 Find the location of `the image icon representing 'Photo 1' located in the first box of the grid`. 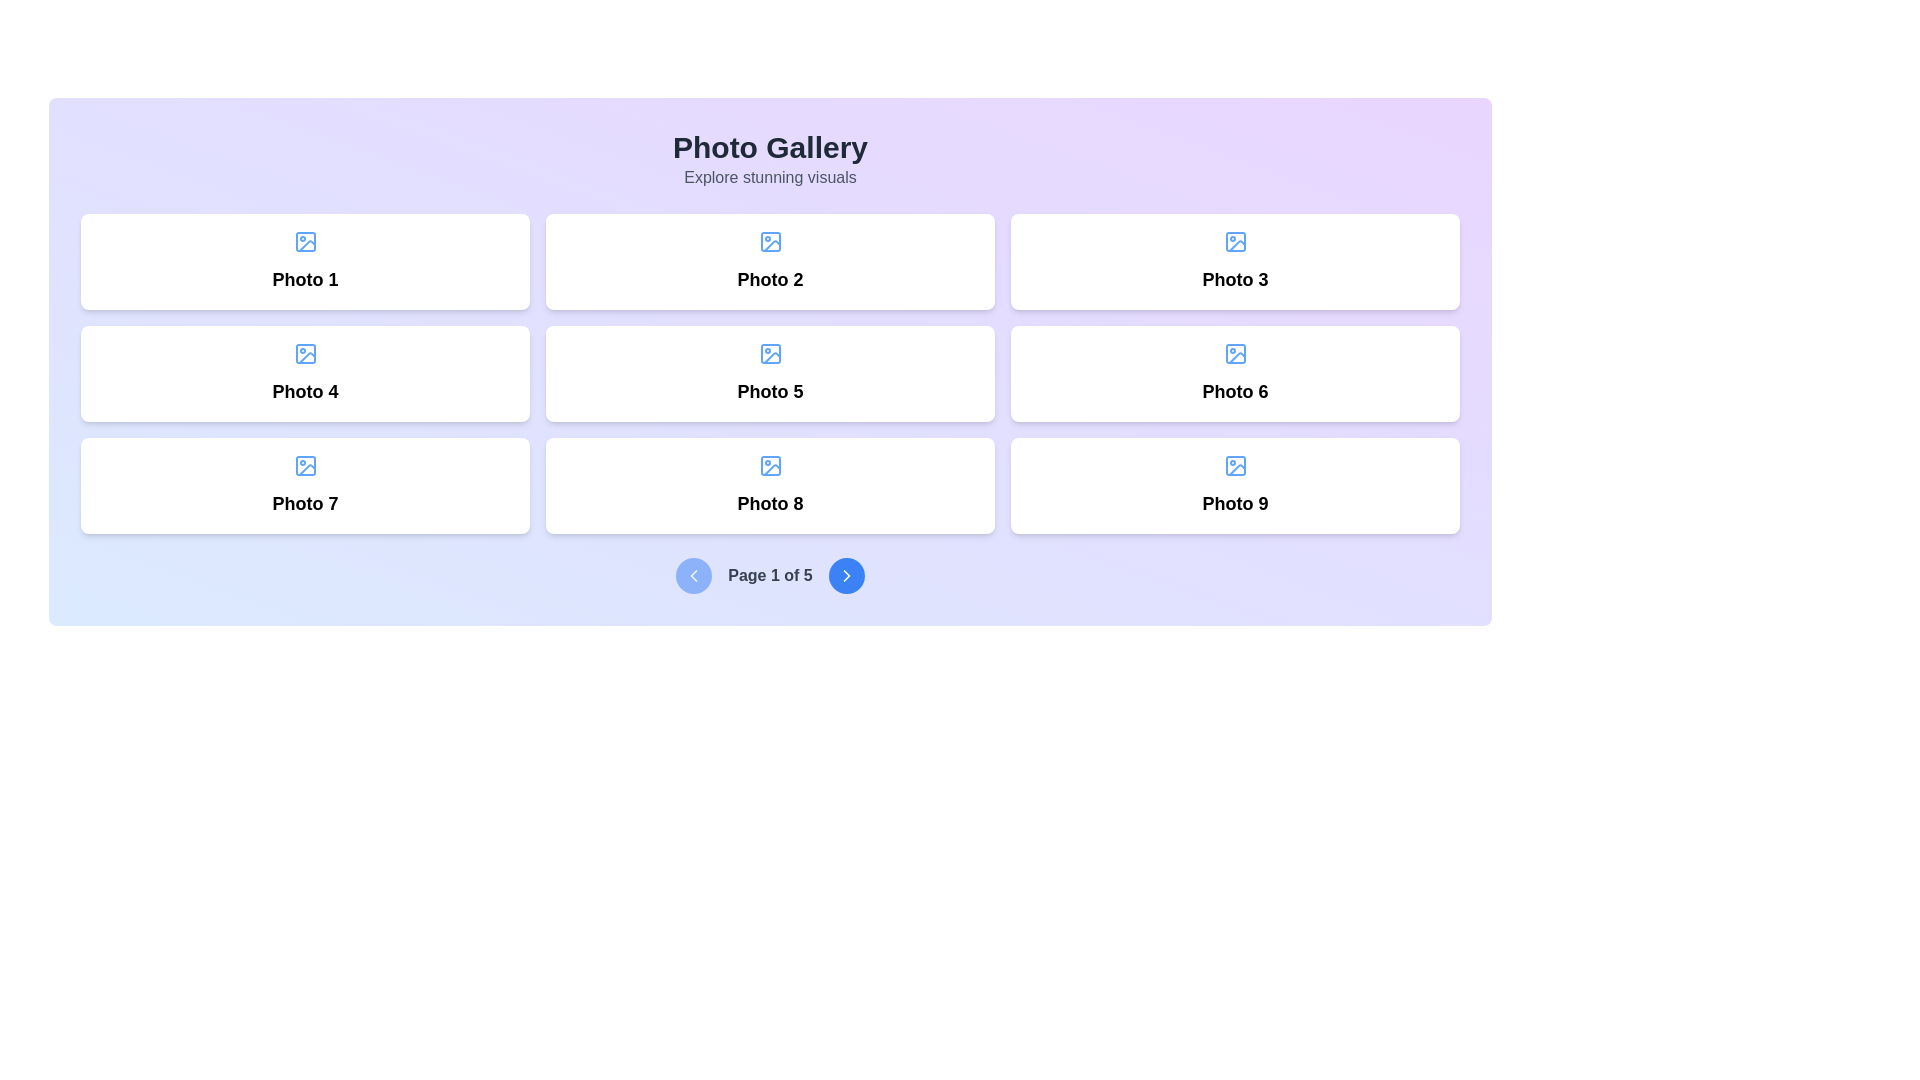

the image icon representing 'Photo 1' located in the first box of the grid is located at coordinates (304, 241).